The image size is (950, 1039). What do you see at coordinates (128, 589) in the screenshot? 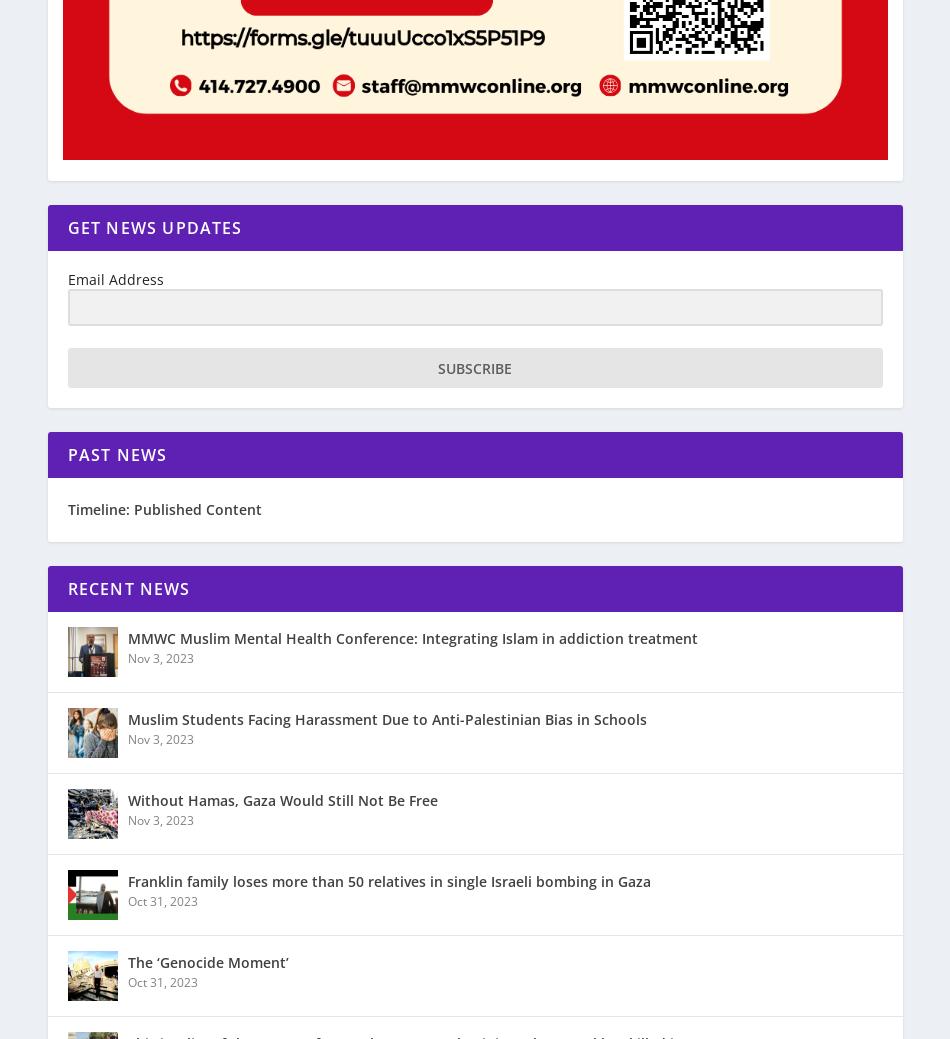
I see `'Recent News'` at bounding box center [128, 589].